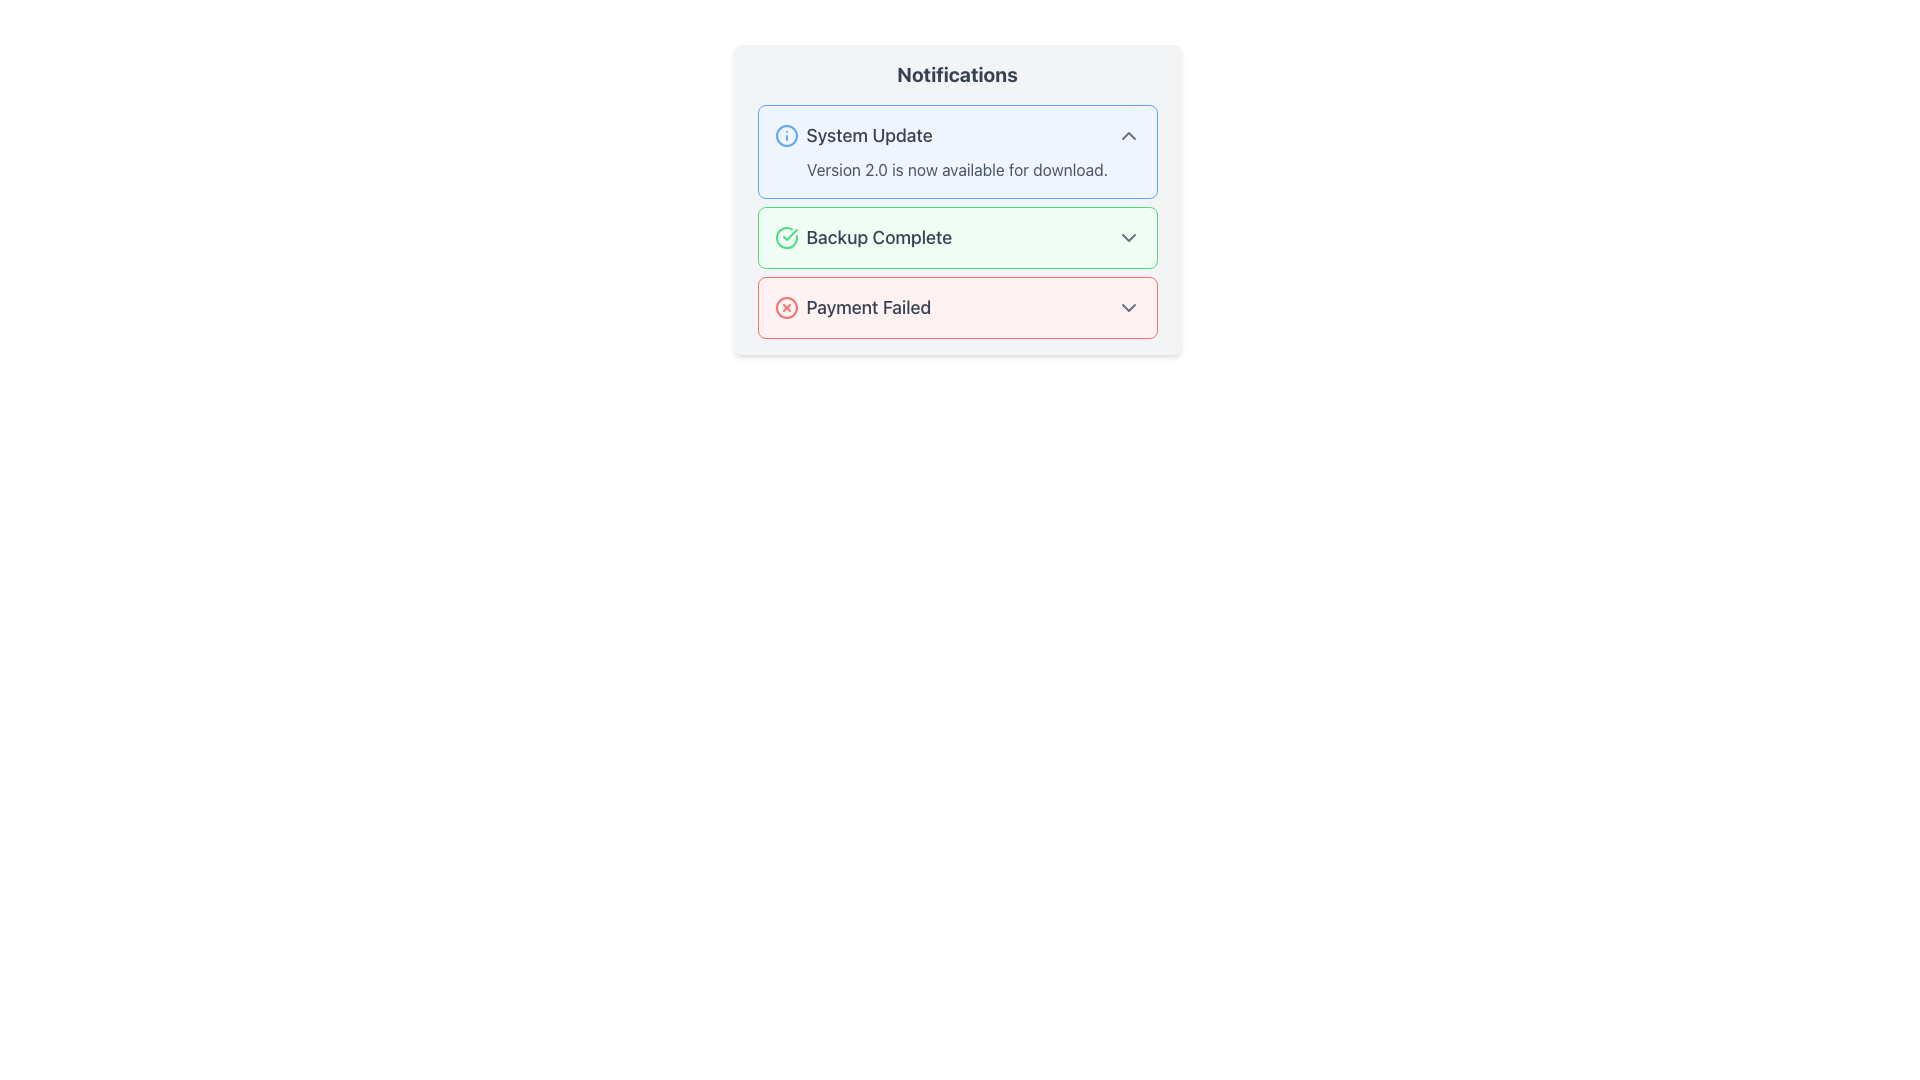  What do you see at coordinates (785, 308) in the screenshot?
I see `the error indication icon for the 'Payment Failed' notification, which is located at the far left of the notification entry` at bounding box center [785, 308].